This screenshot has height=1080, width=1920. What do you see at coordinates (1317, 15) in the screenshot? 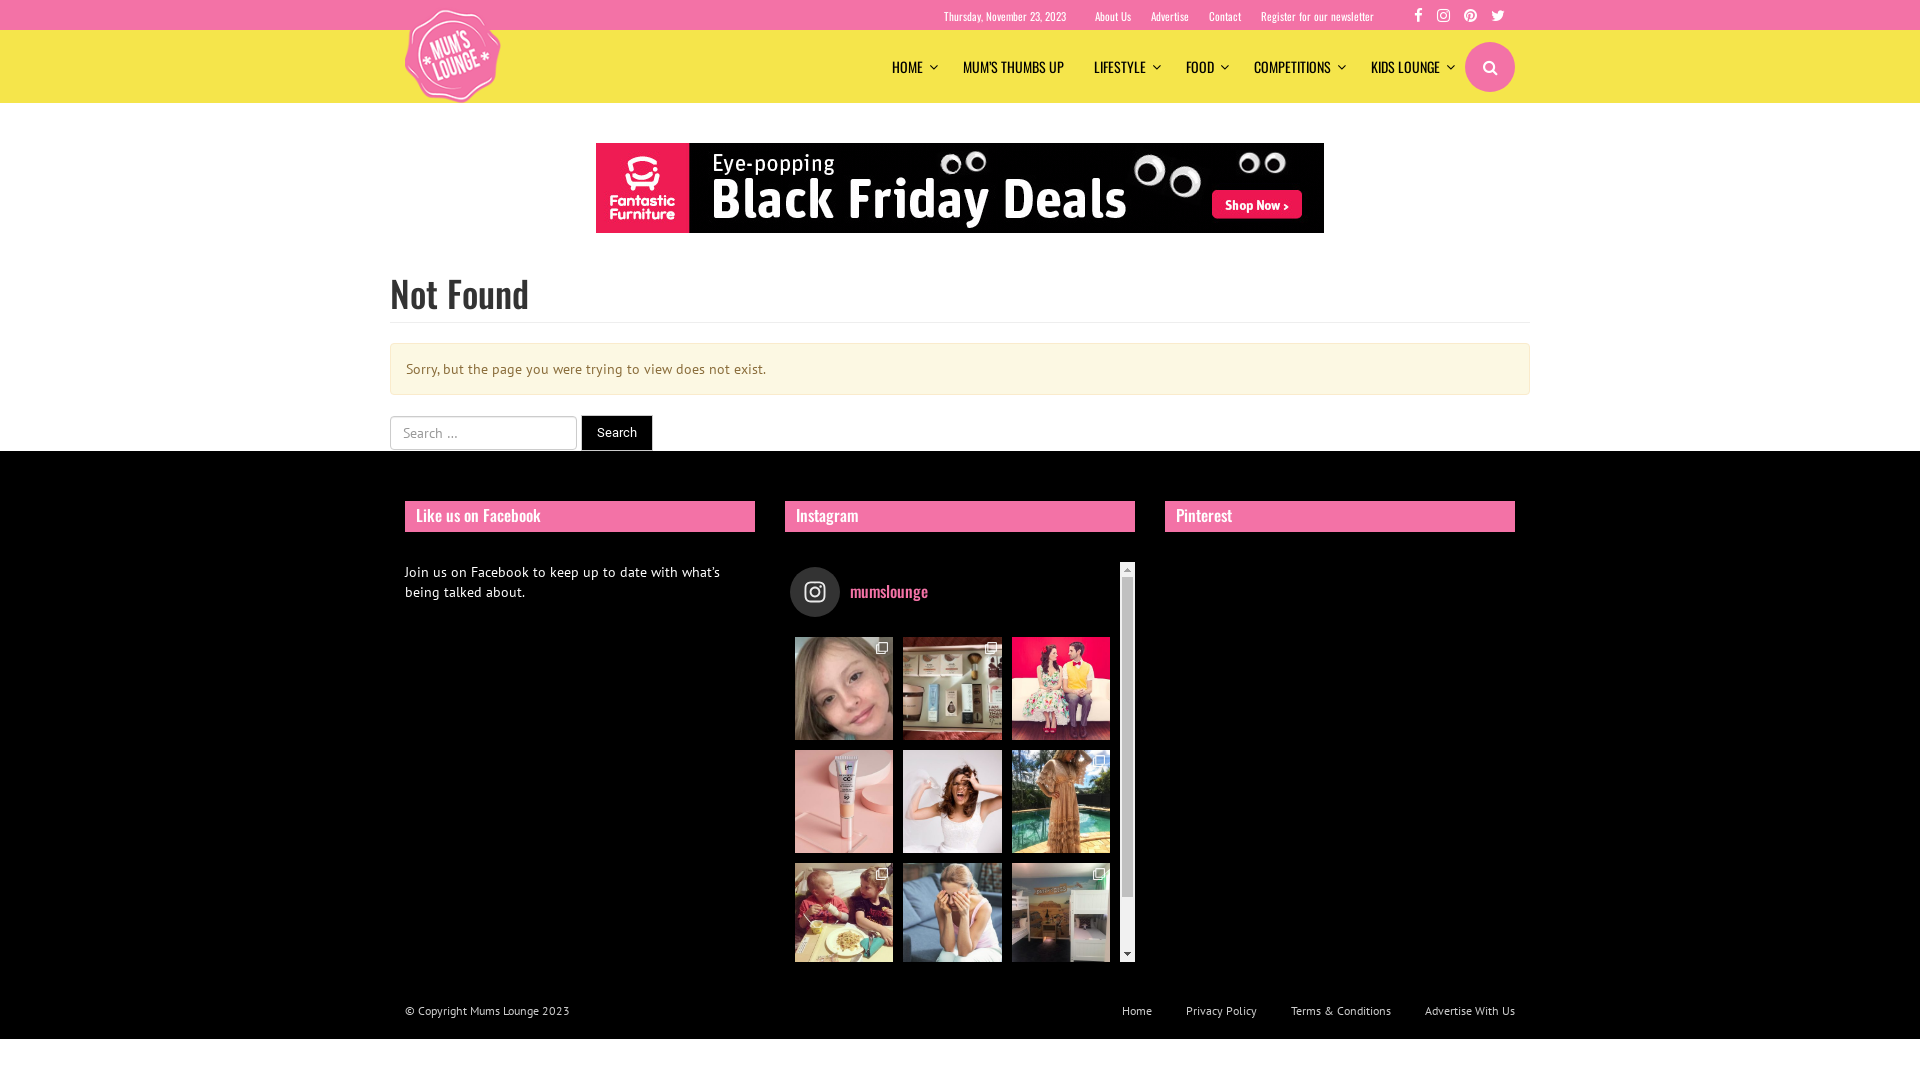
I see `'Register for our newsletter'` at bounding box center [1317, 15].